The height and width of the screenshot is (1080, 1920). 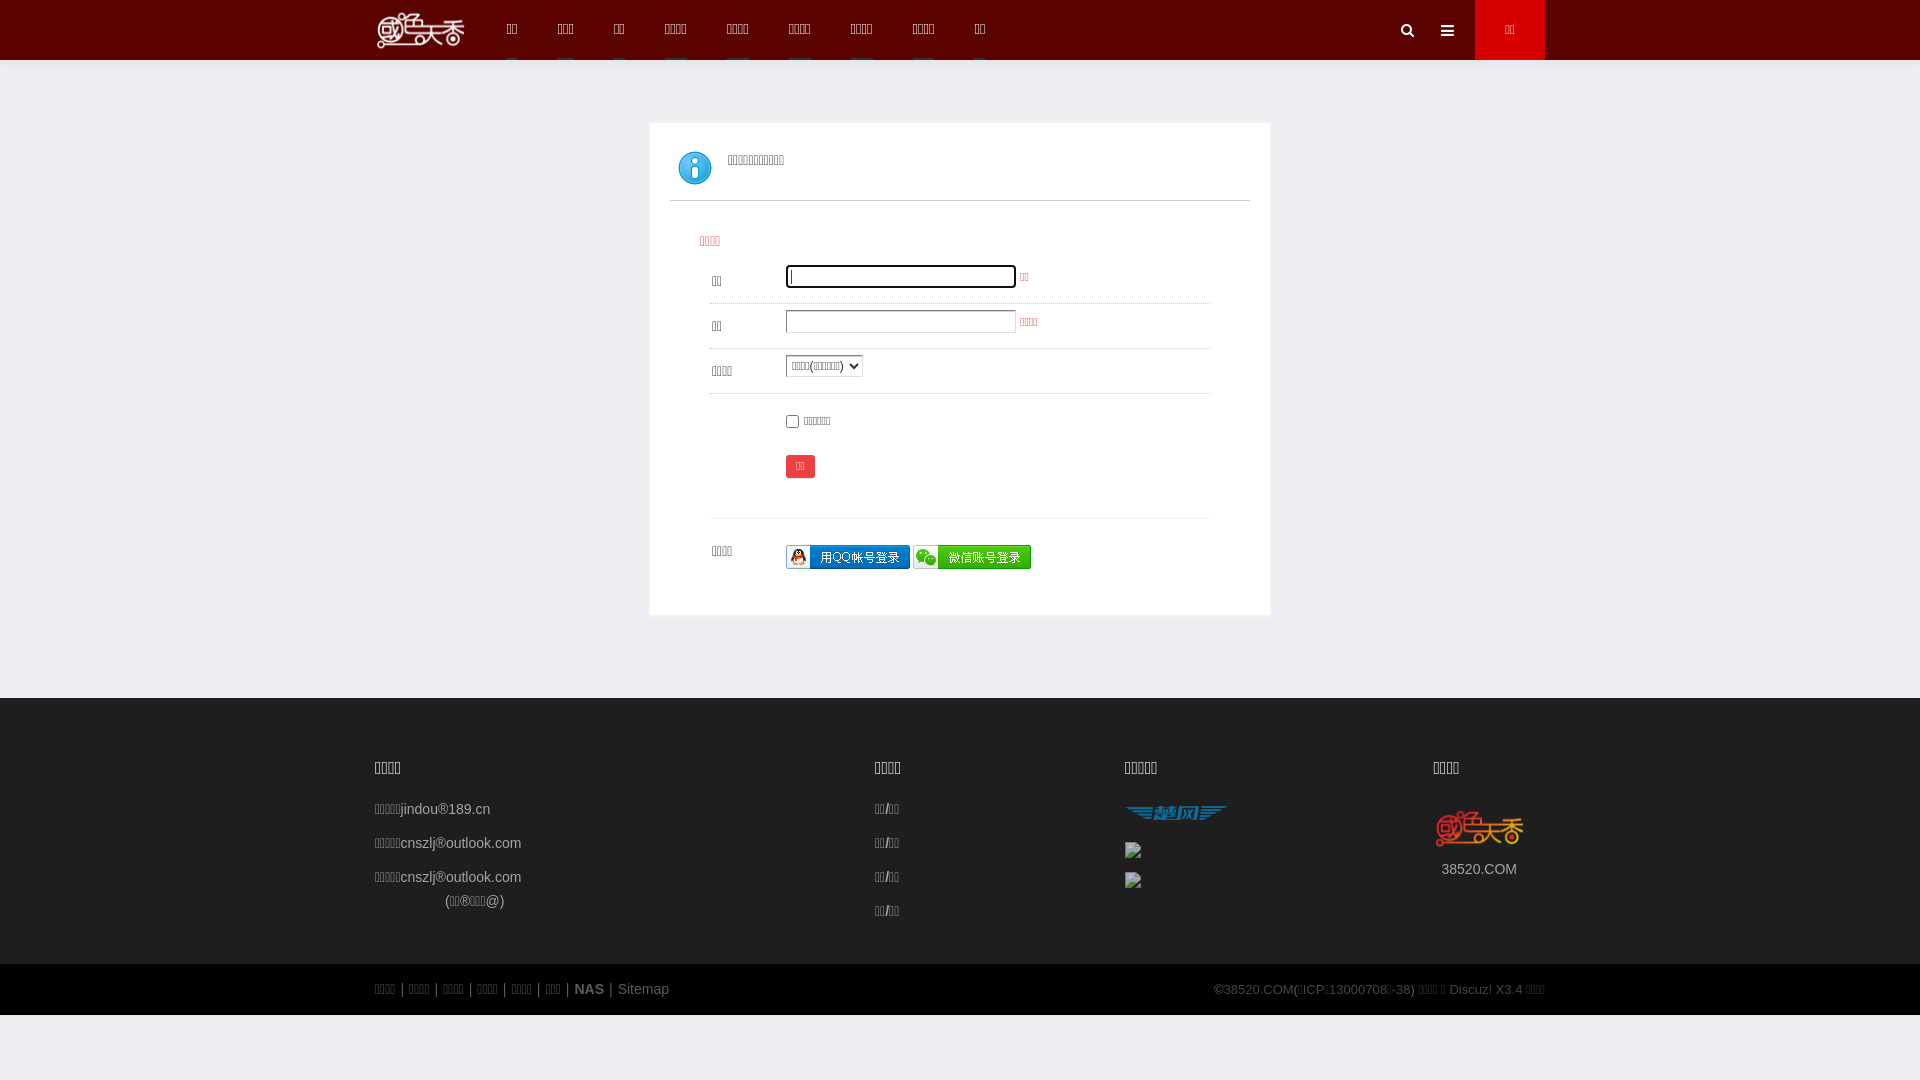 What do you see at coordinates (643, 988) in the screenshot?
I see `'Sitemap'` at bounding box center [643, 988].